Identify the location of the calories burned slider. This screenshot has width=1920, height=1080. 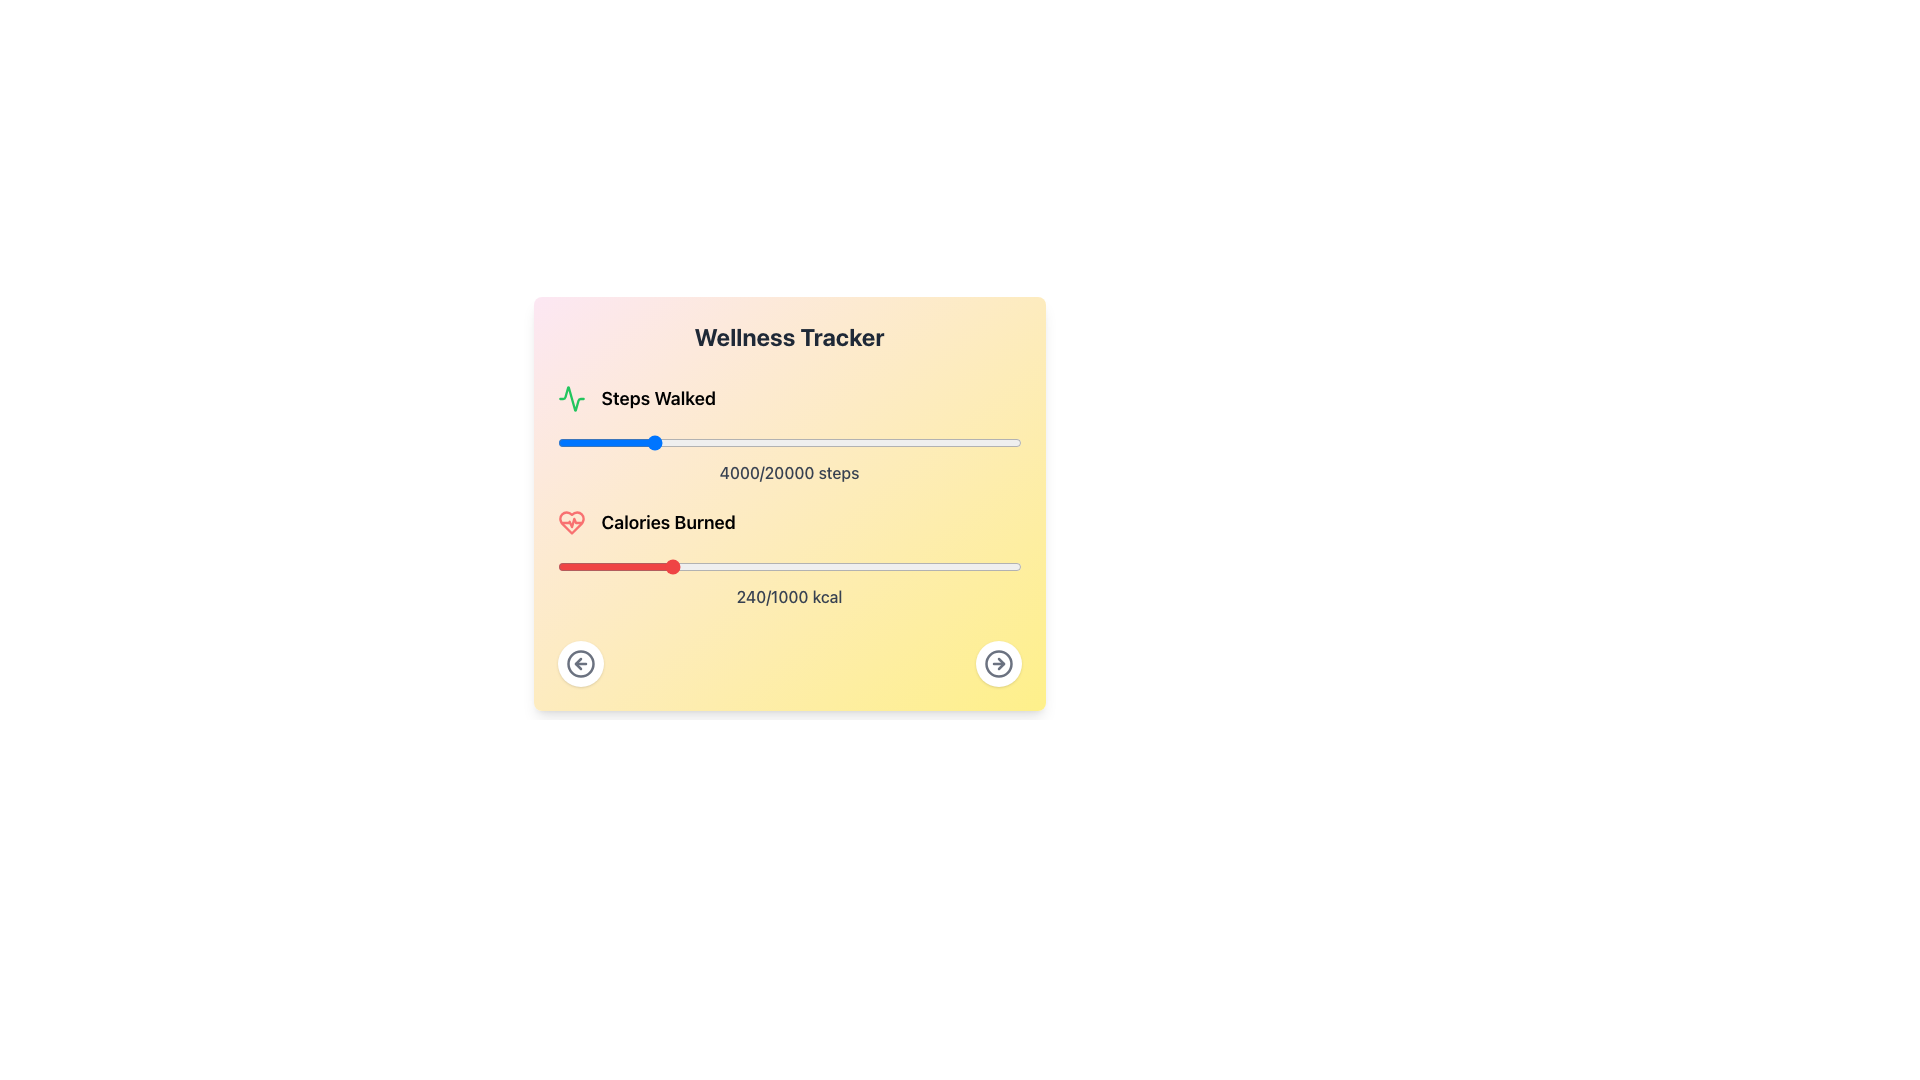
(578, 567).